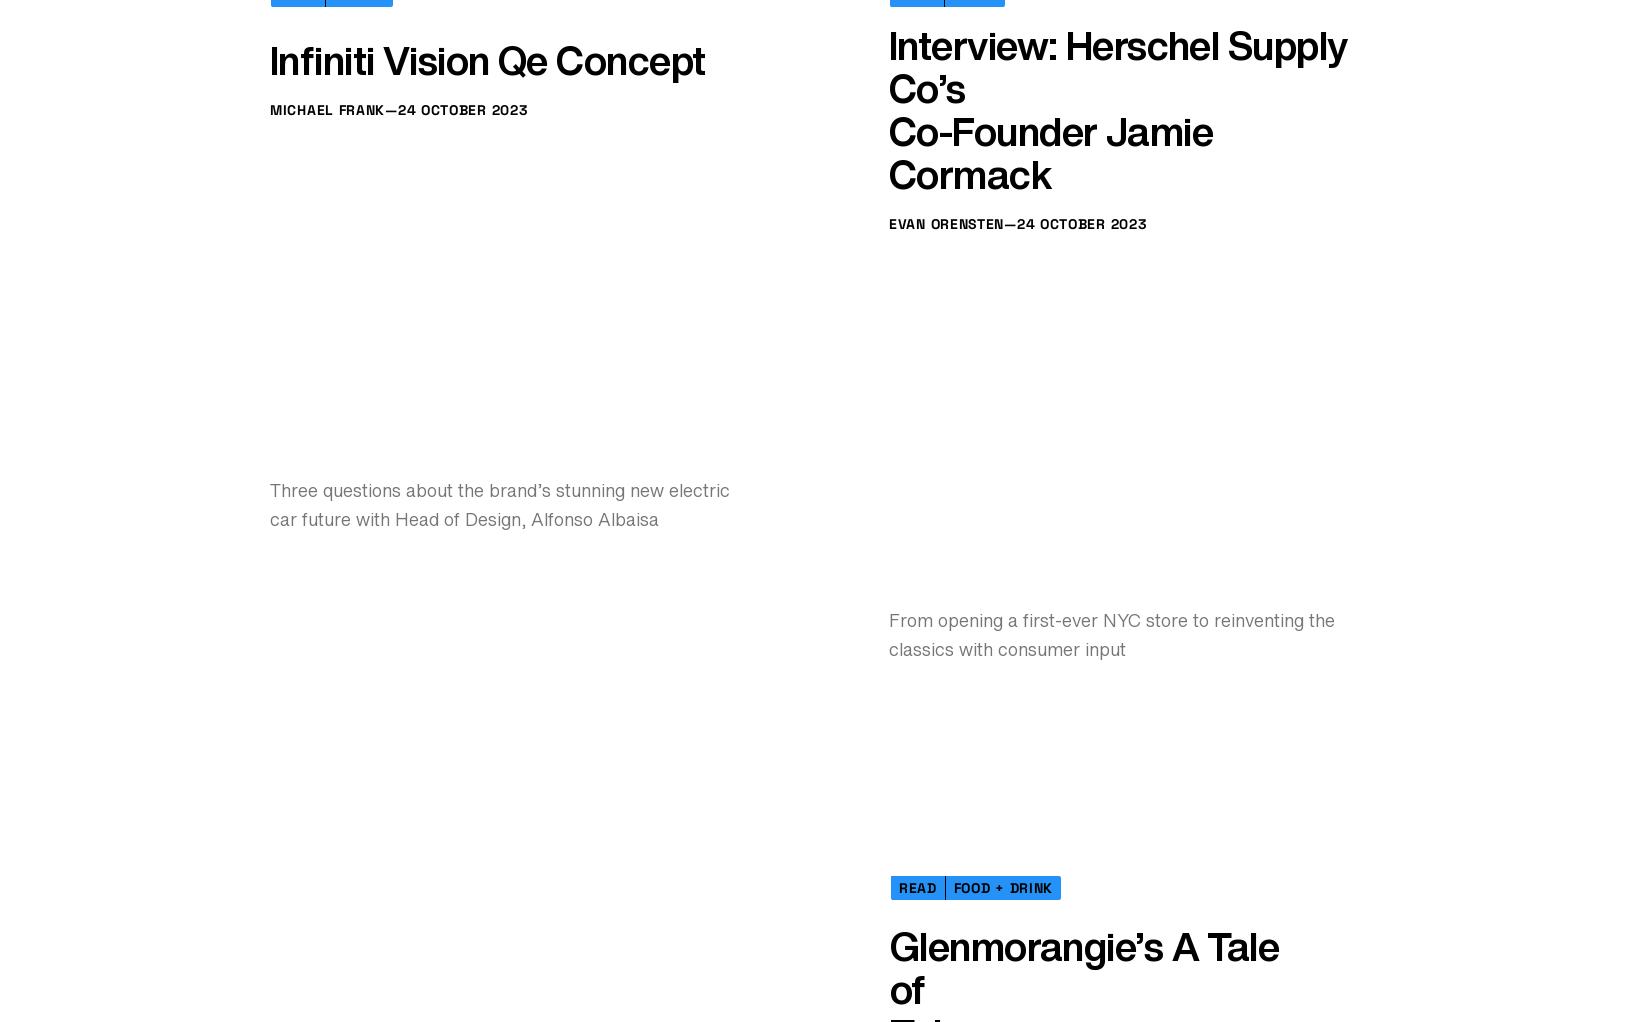  What do you see at coordinates (1026, 394) in the screenshot?
I see `'25 October 2023'` at bounding box center [1026, 394].